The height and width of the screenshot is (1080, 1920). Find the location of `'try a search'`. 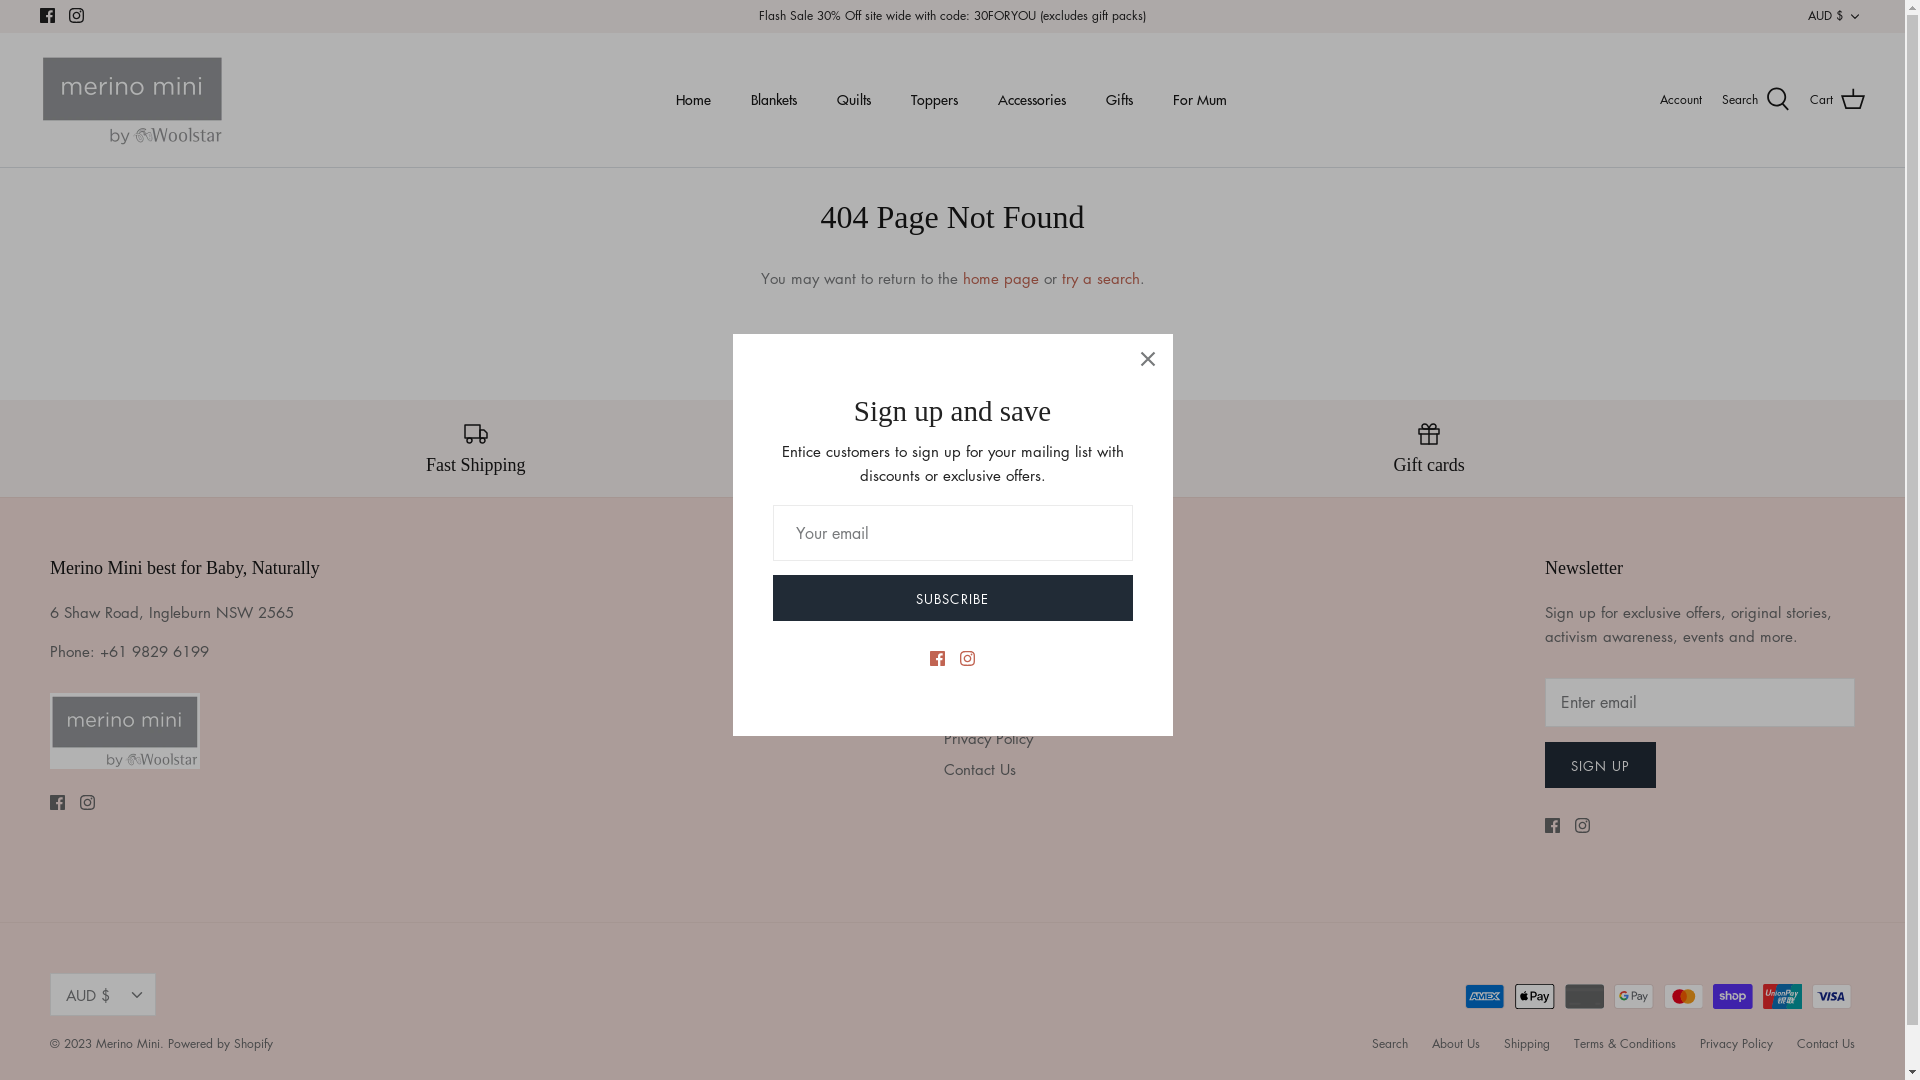

'try a search' is located at coordinates (1099, 277).